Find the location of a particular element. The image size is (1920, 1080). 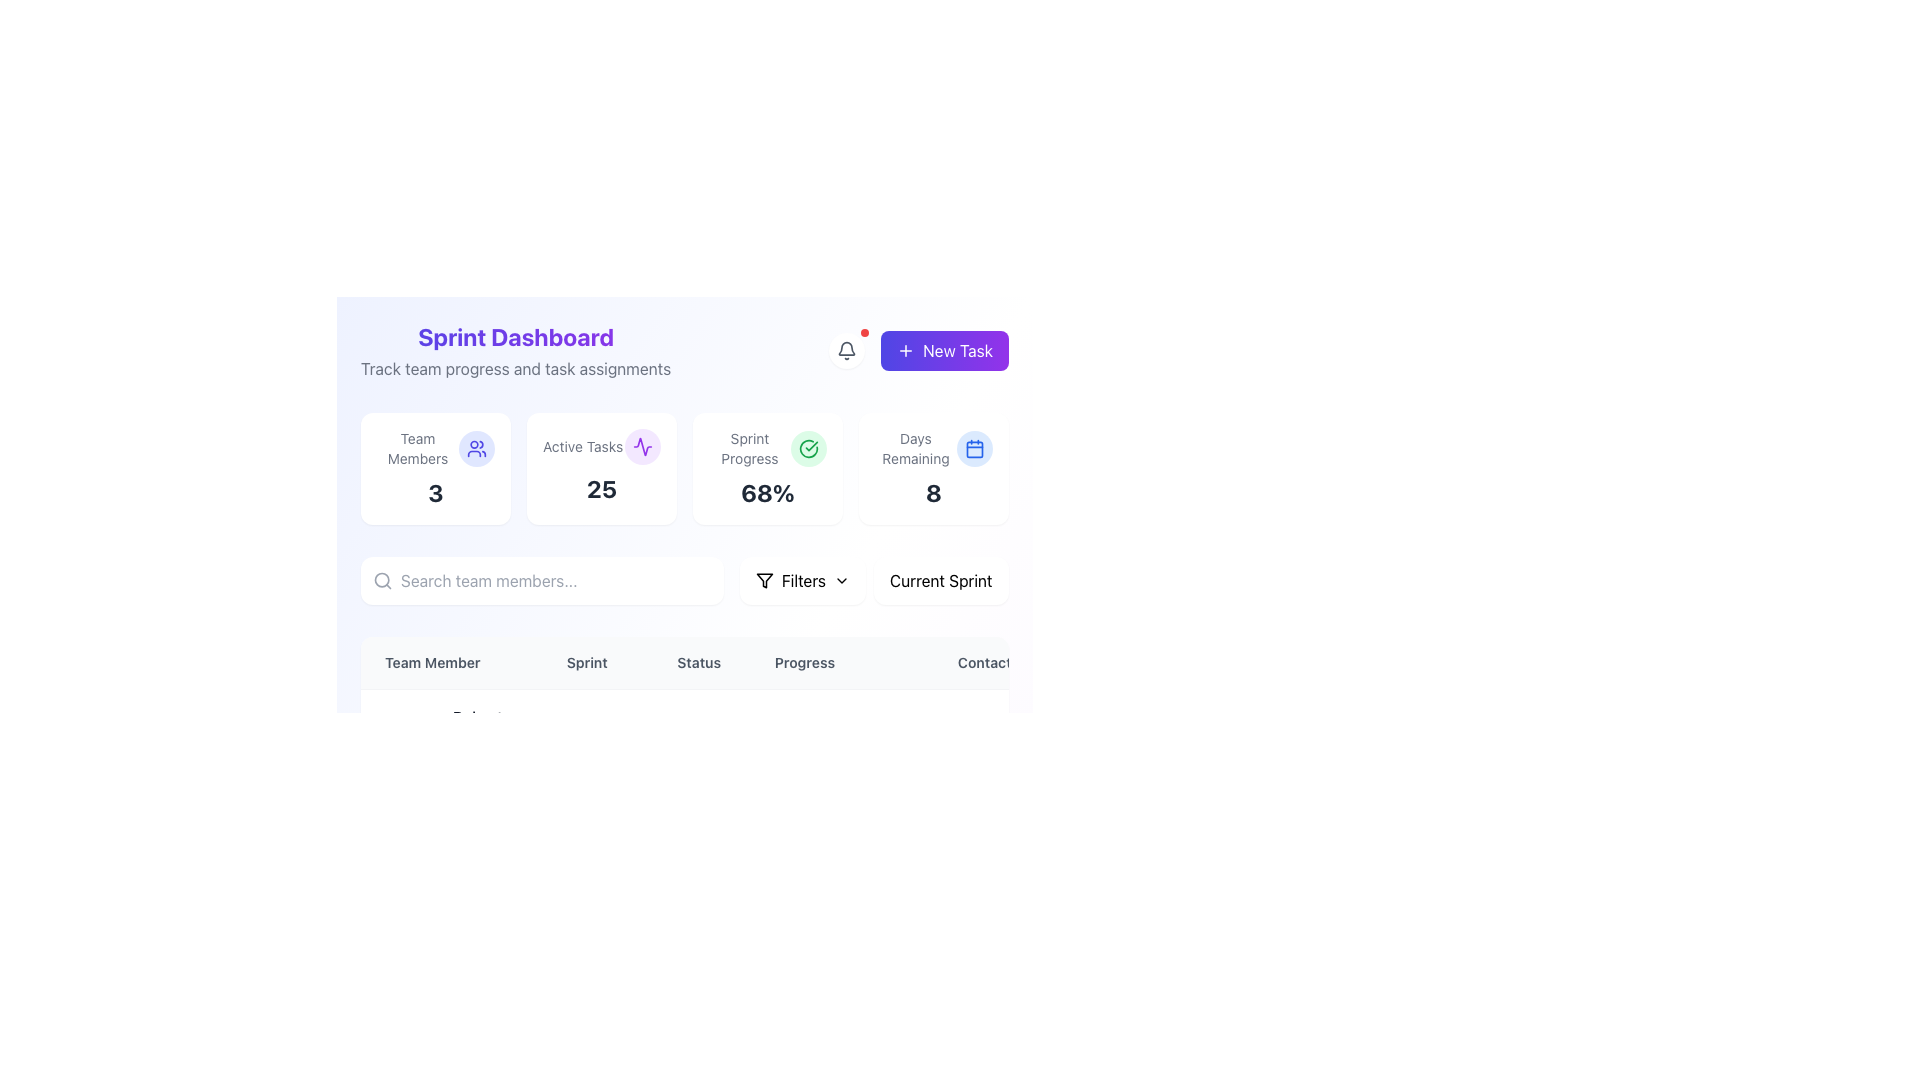

the Informational Card displaying the number of active tasks (25), which is centrally aligned in the grid next to the 'Team Members 3' card and the 'Sprint Progress 68%' card is located at coordinates (600, 469).